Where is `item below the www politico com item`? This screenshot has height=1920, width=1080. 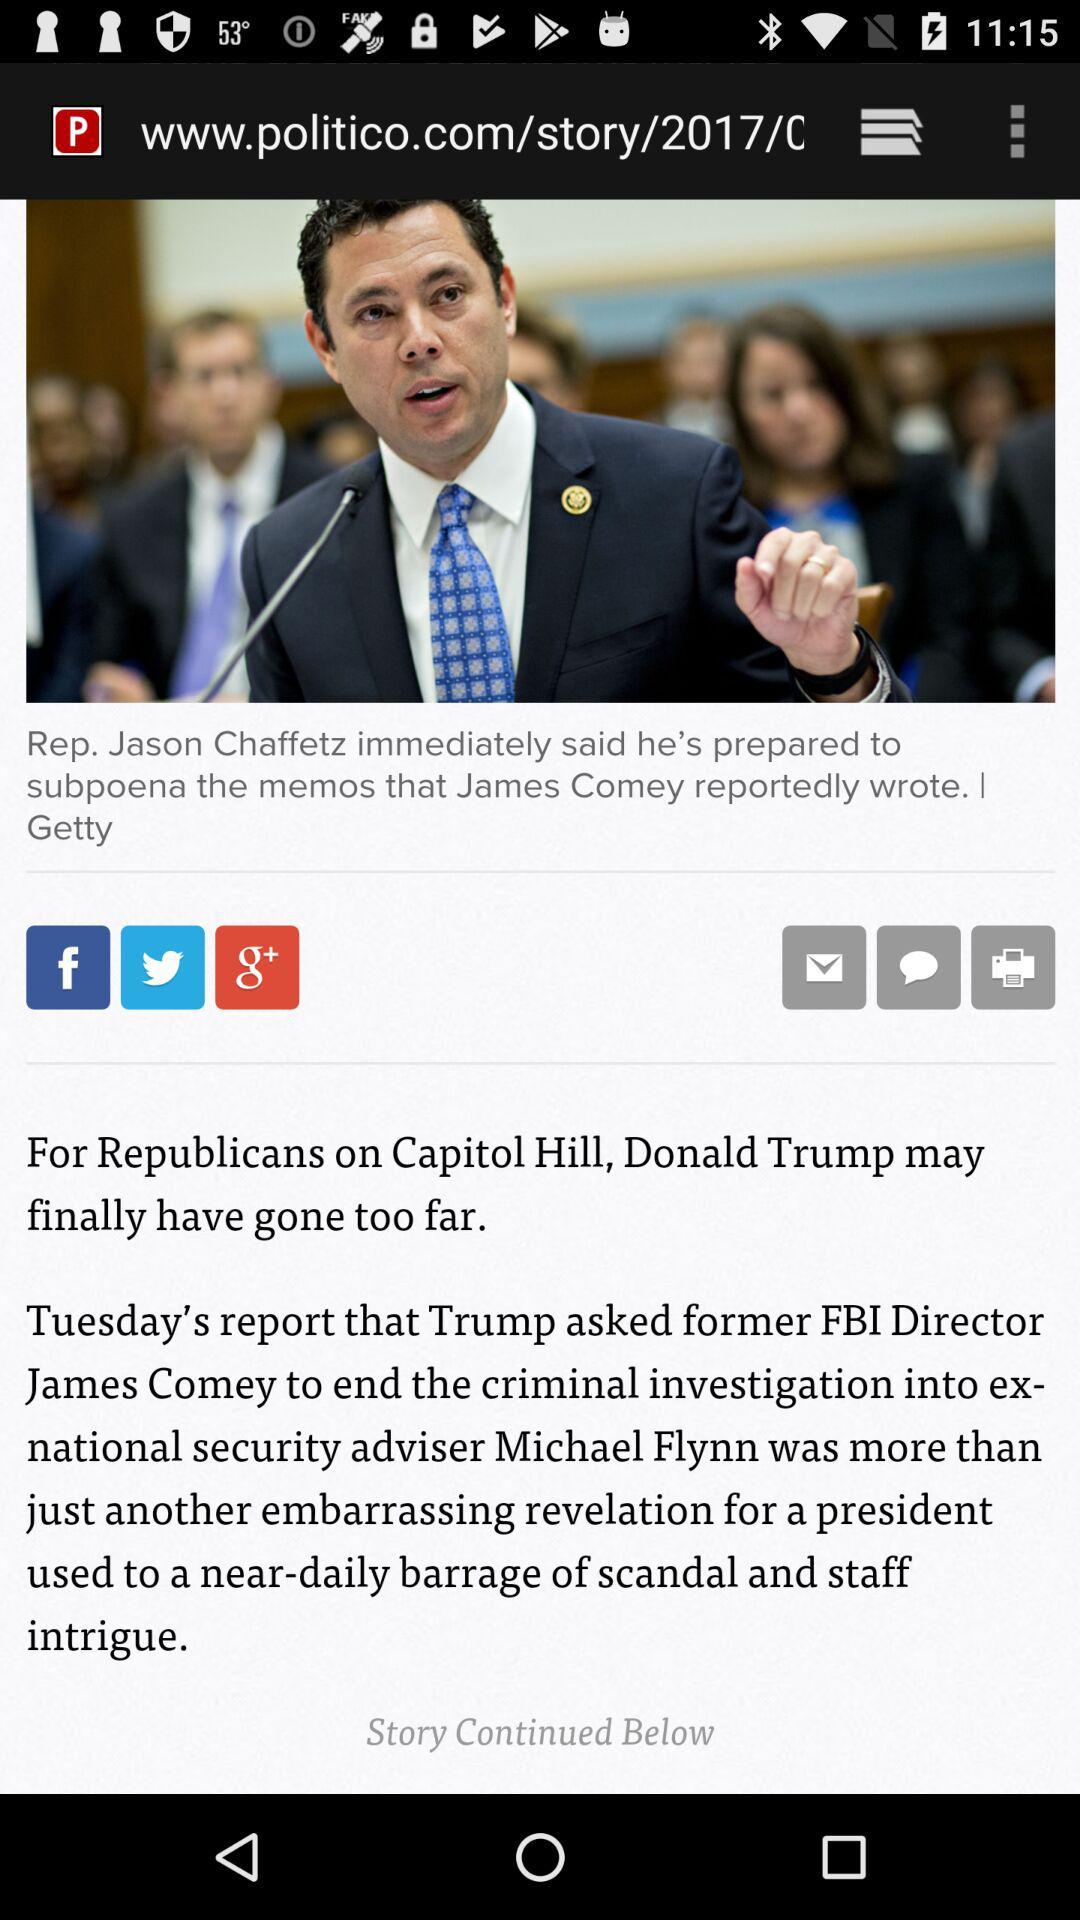
item below the www politico com item is located at coordinates (540, 996).